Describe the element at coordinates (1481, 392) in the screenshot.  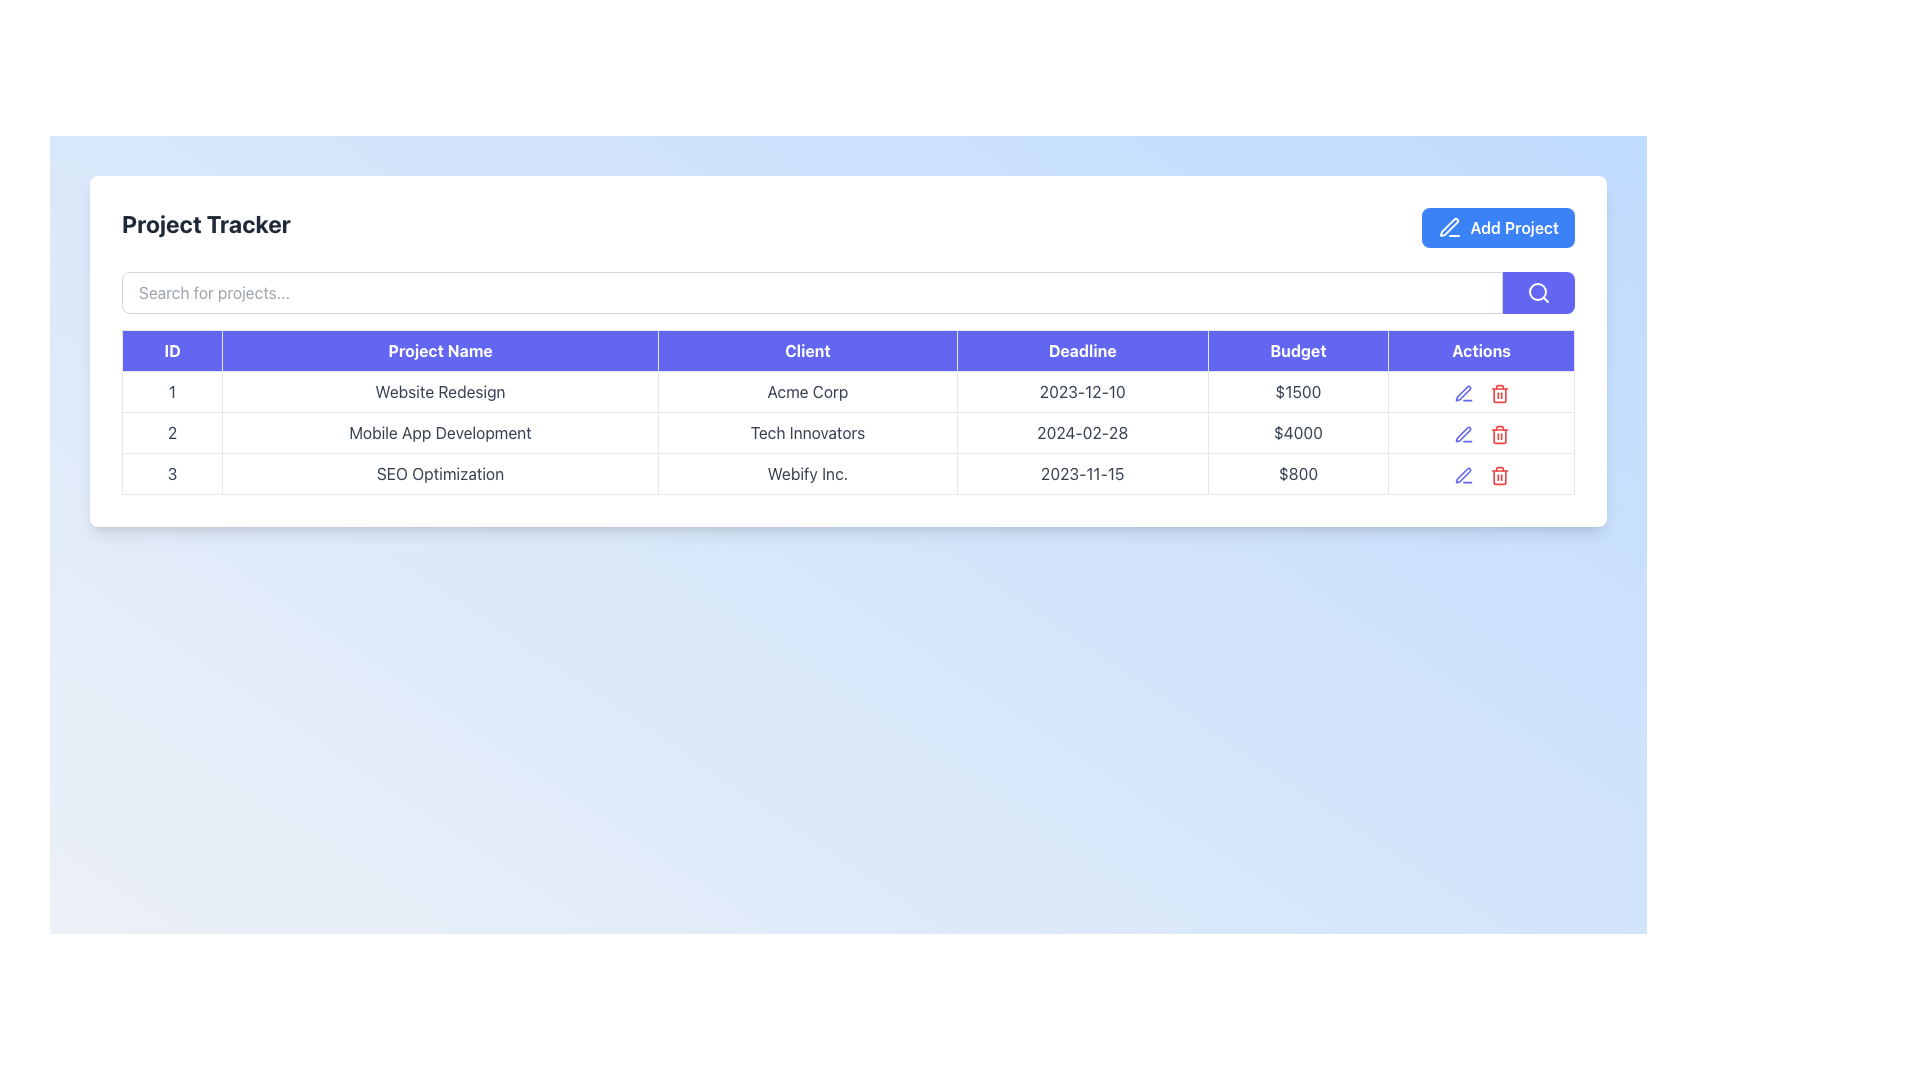
I see `the red trash icon in the 'Actions' column of the first row` at that location.